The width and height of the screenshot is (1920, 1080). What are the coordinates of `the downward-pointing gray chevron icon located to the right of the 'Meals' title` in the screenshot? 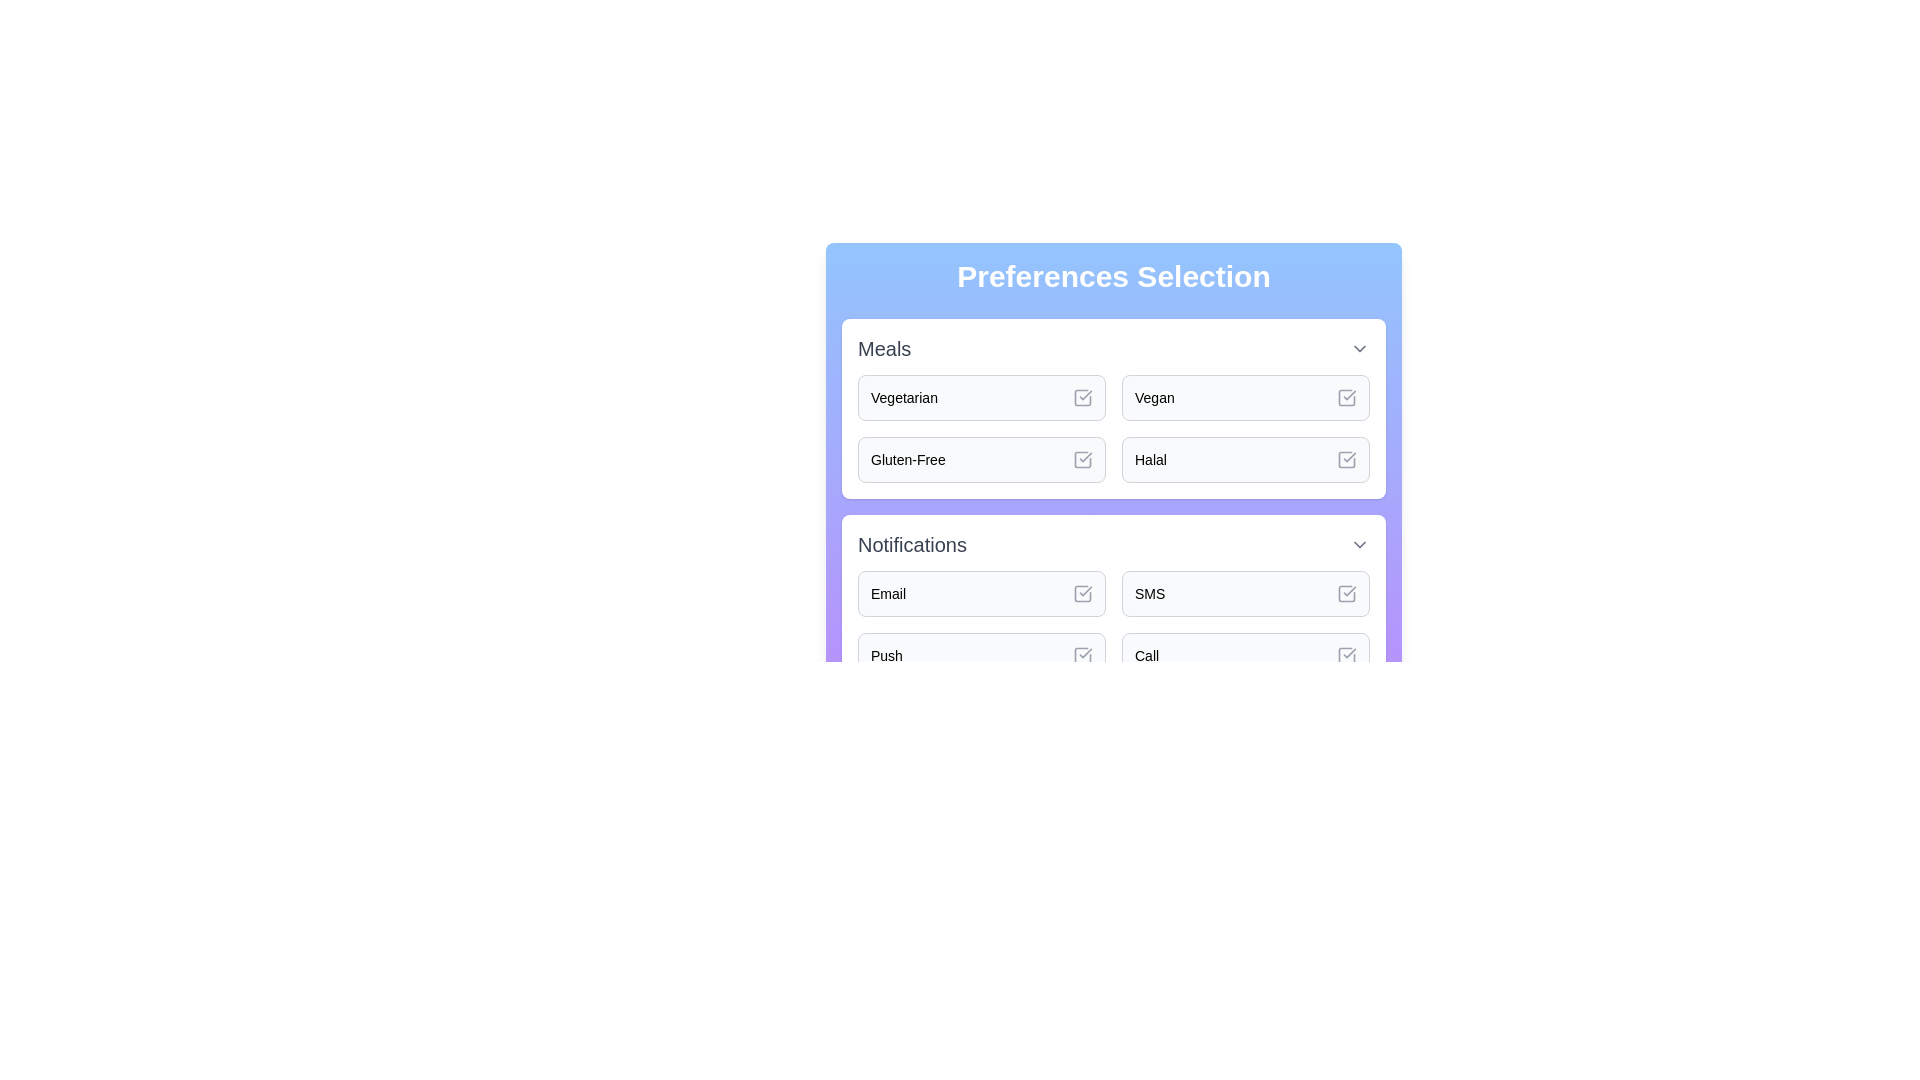 It's located at (1359, 347).